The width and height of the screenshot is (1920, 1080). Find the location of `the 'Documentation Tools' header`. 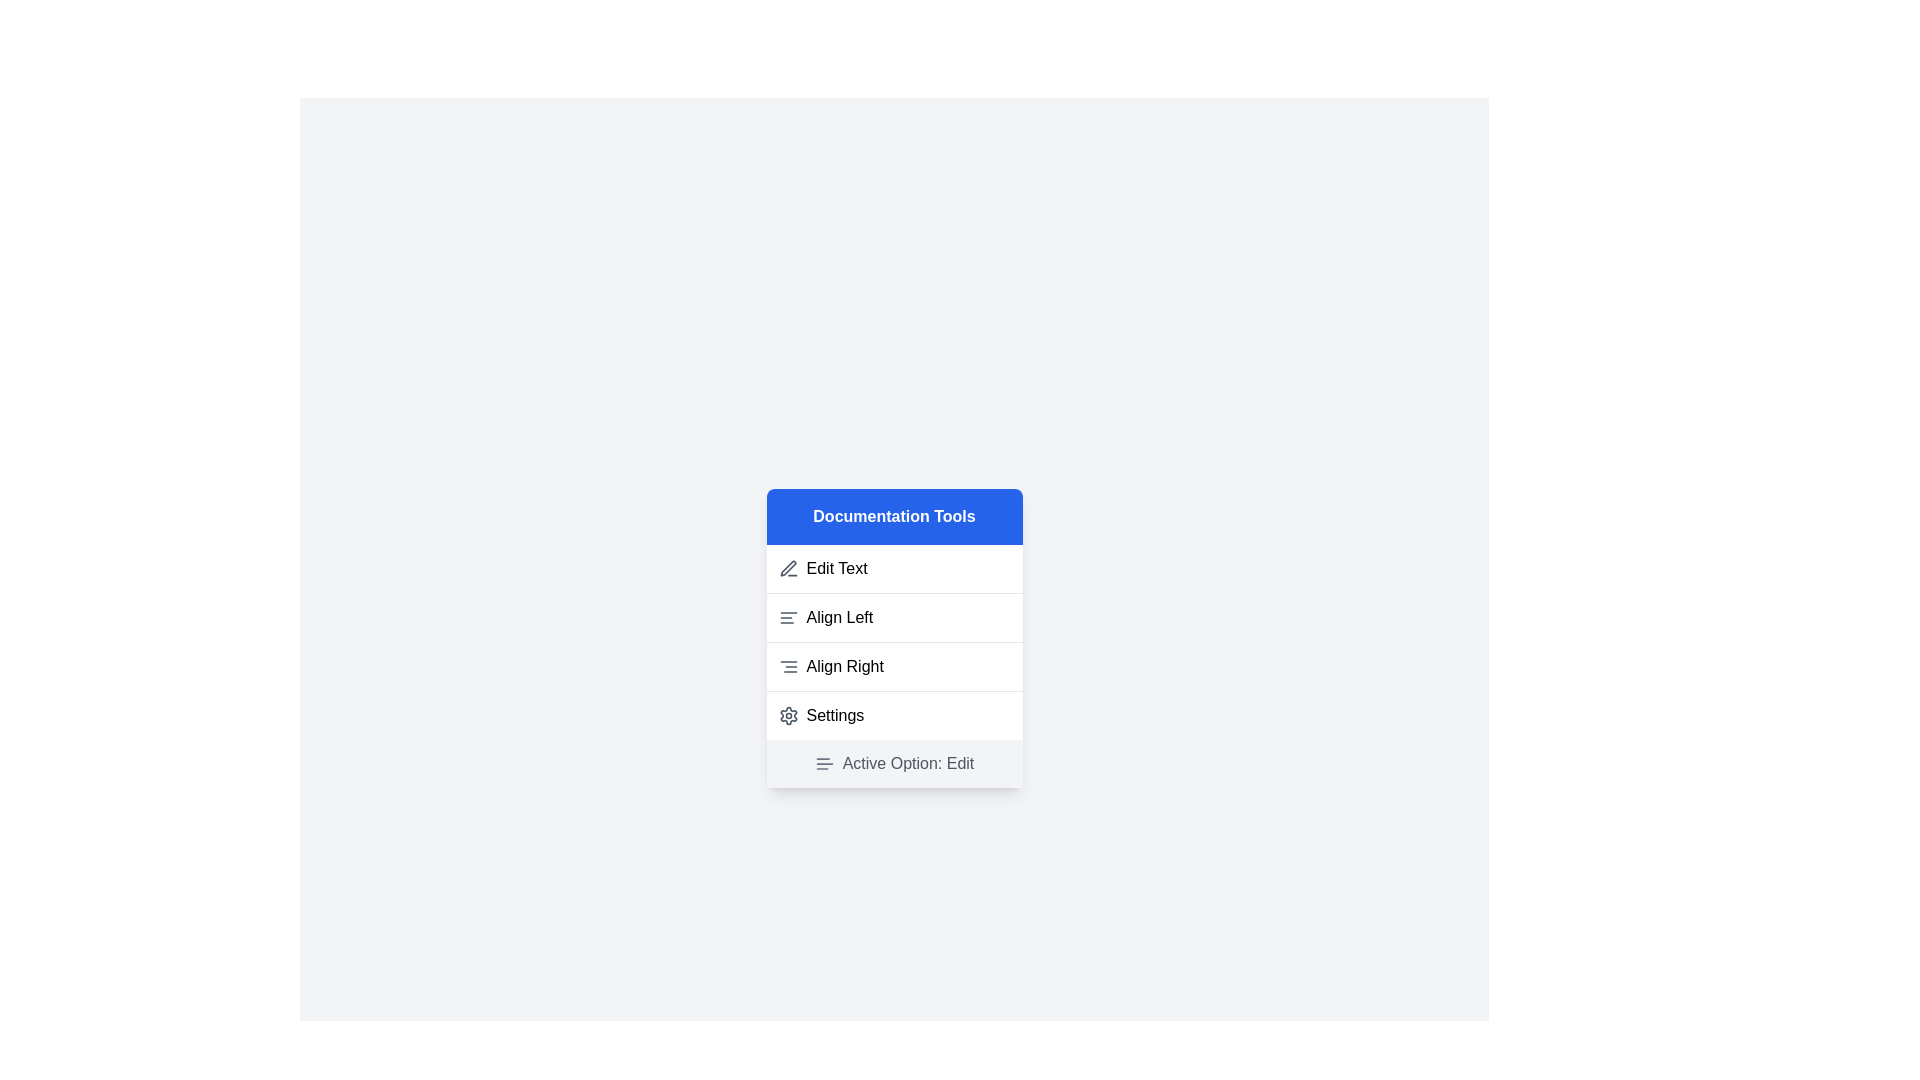

the 'Documentation Tools' header is located at coordinates (893, 515).